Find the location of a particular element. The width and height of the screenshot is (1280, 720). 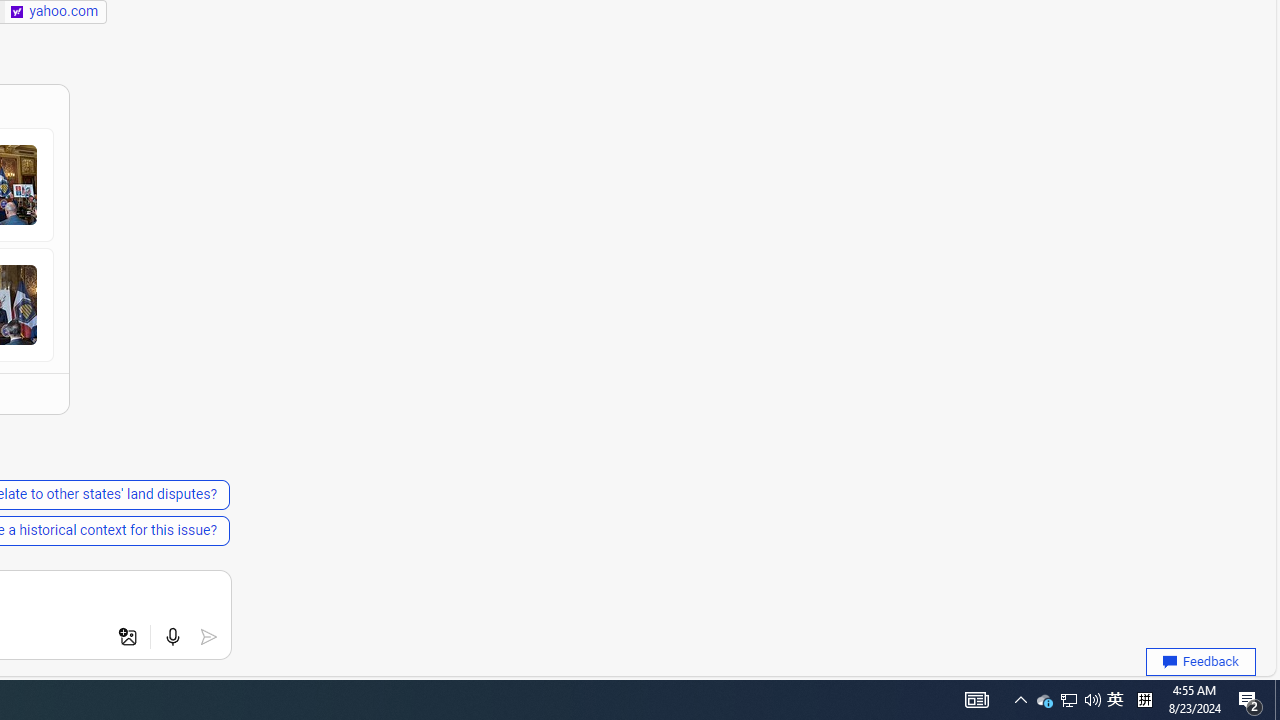

'Add an image to search' is located at coordinates (127, 637).